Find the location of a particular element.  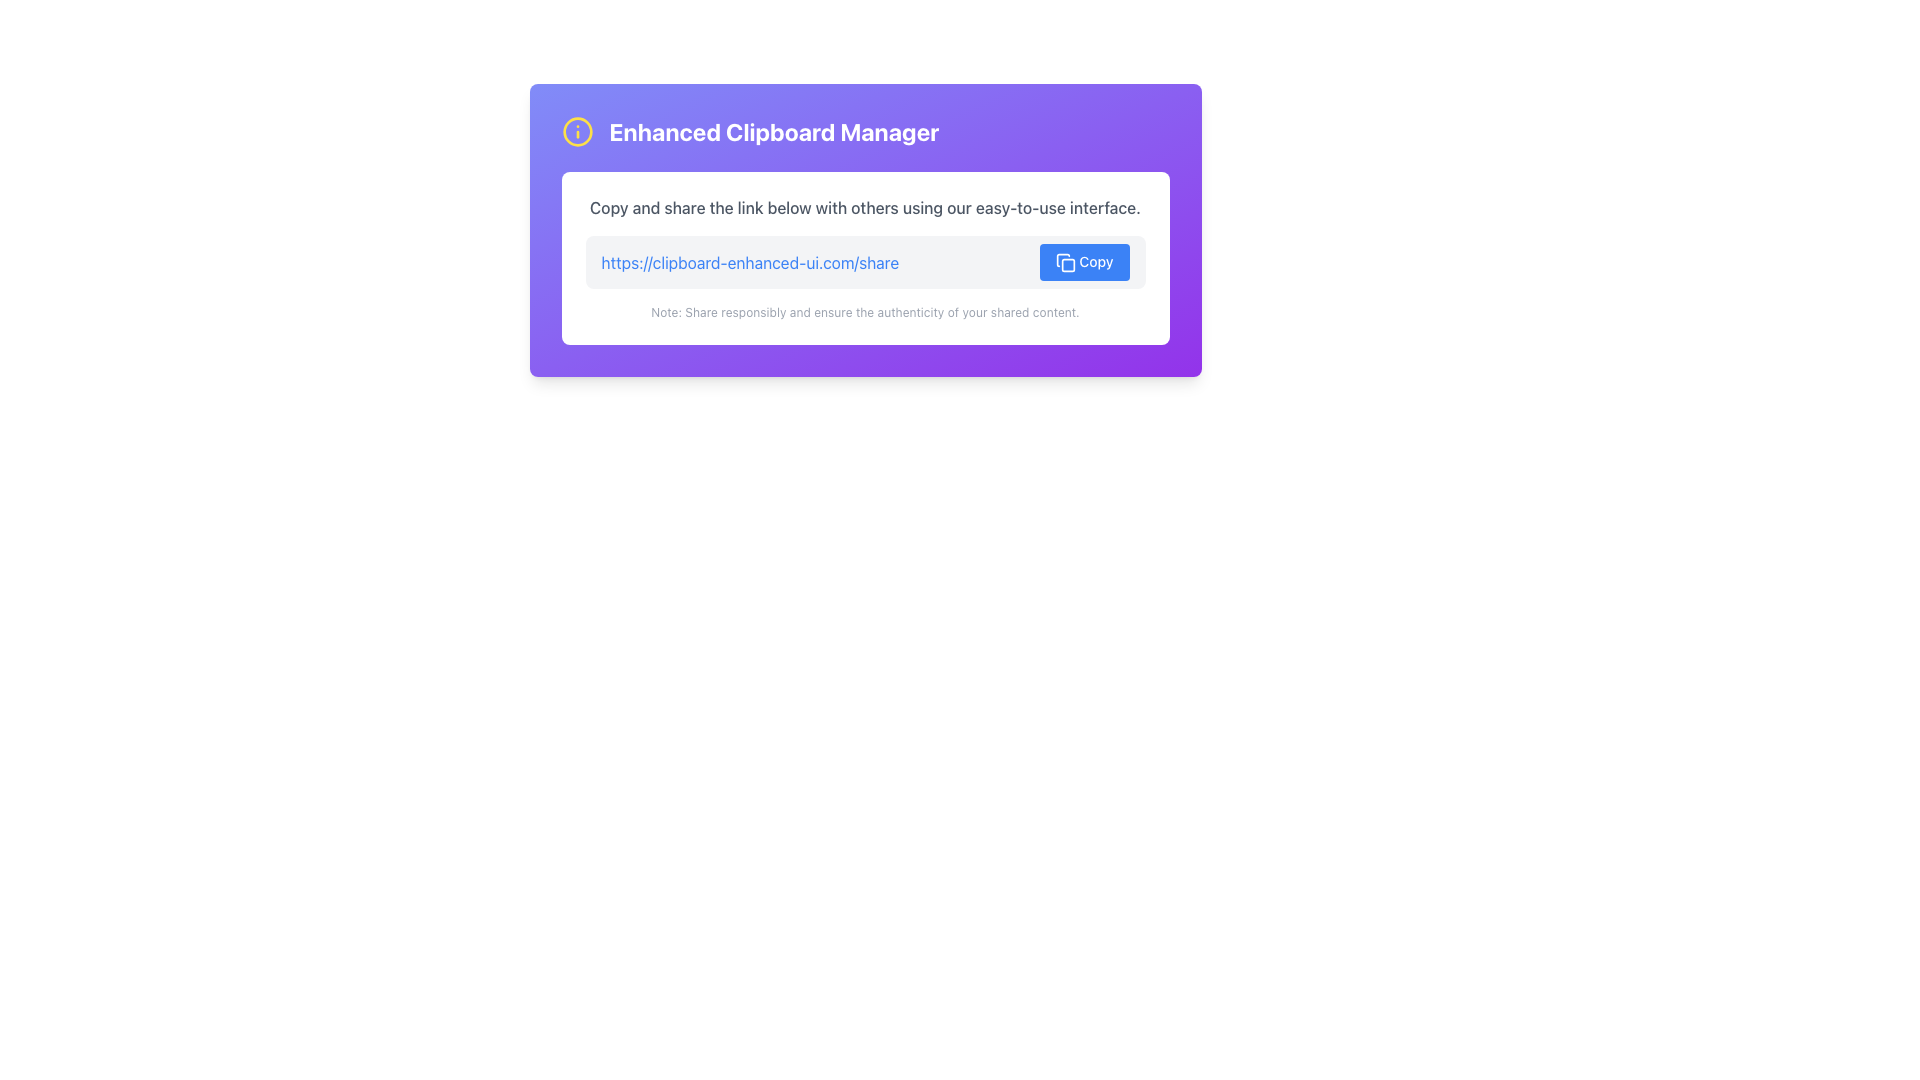

the inner square of the copy icon, which is part of the graphical representation located near the top-right of the 'Copy' button is located at coordinates (1067, 264).